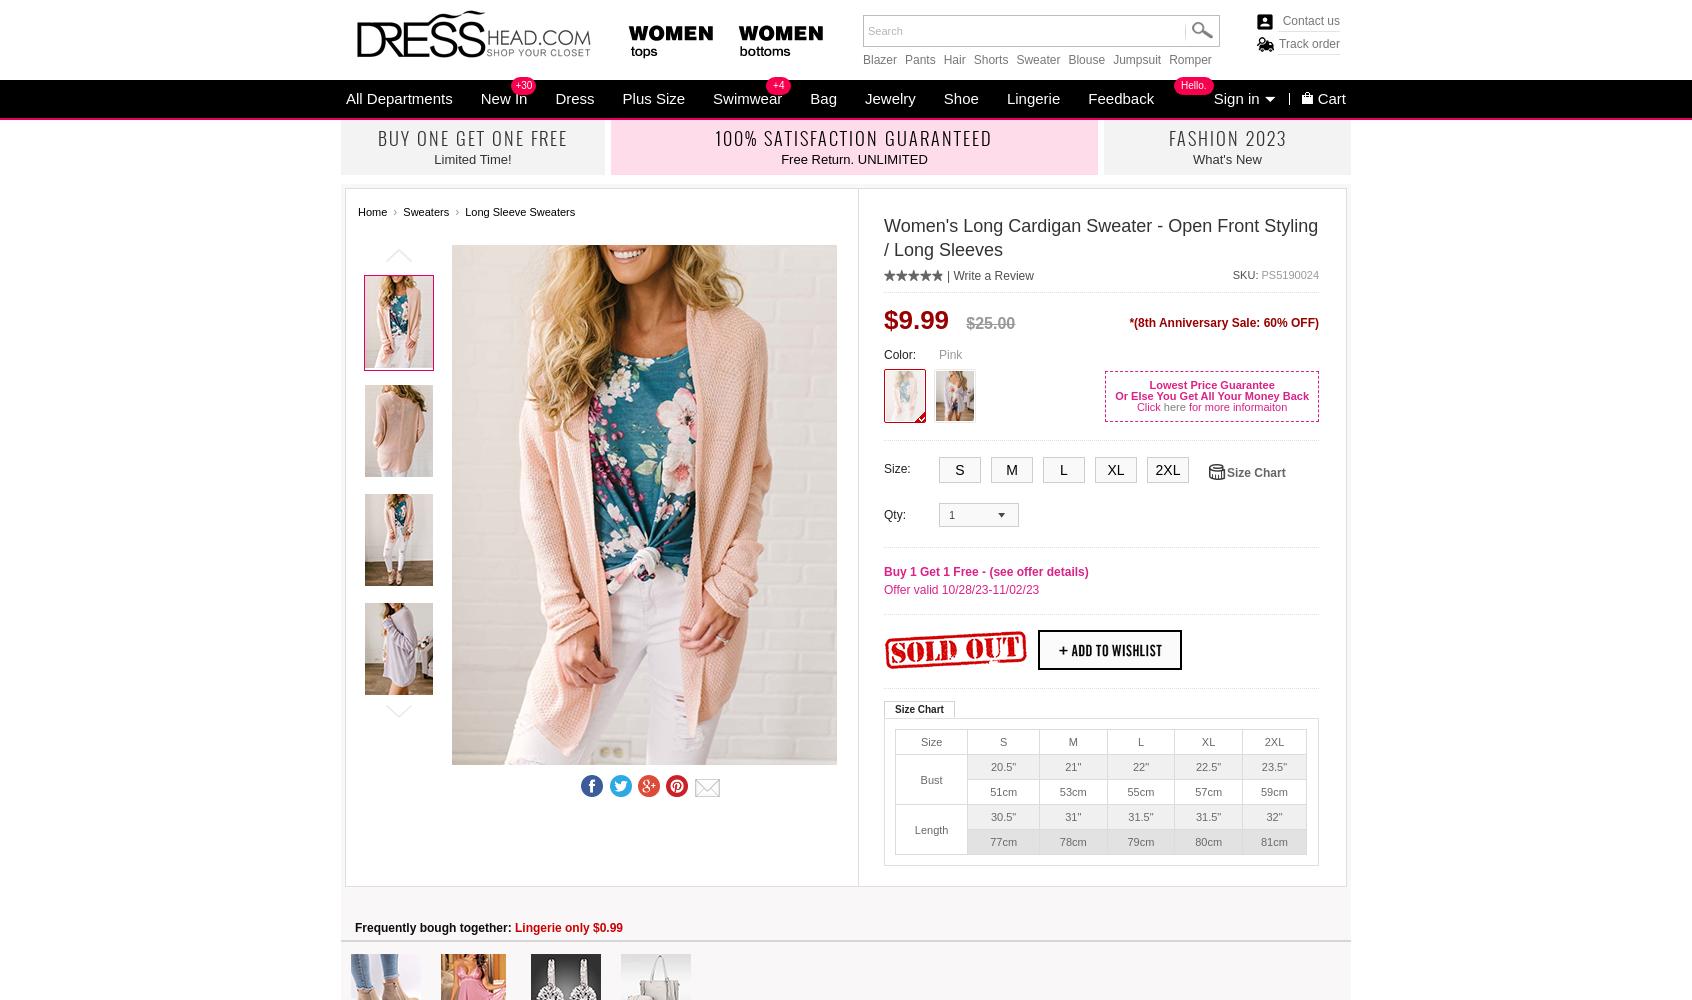 This screenshot has height=1000, width=1692. What do you see at coordinates (1002, 816) in the screenshot?
I see `'30.5"'` at bounding box center [1002, 816].